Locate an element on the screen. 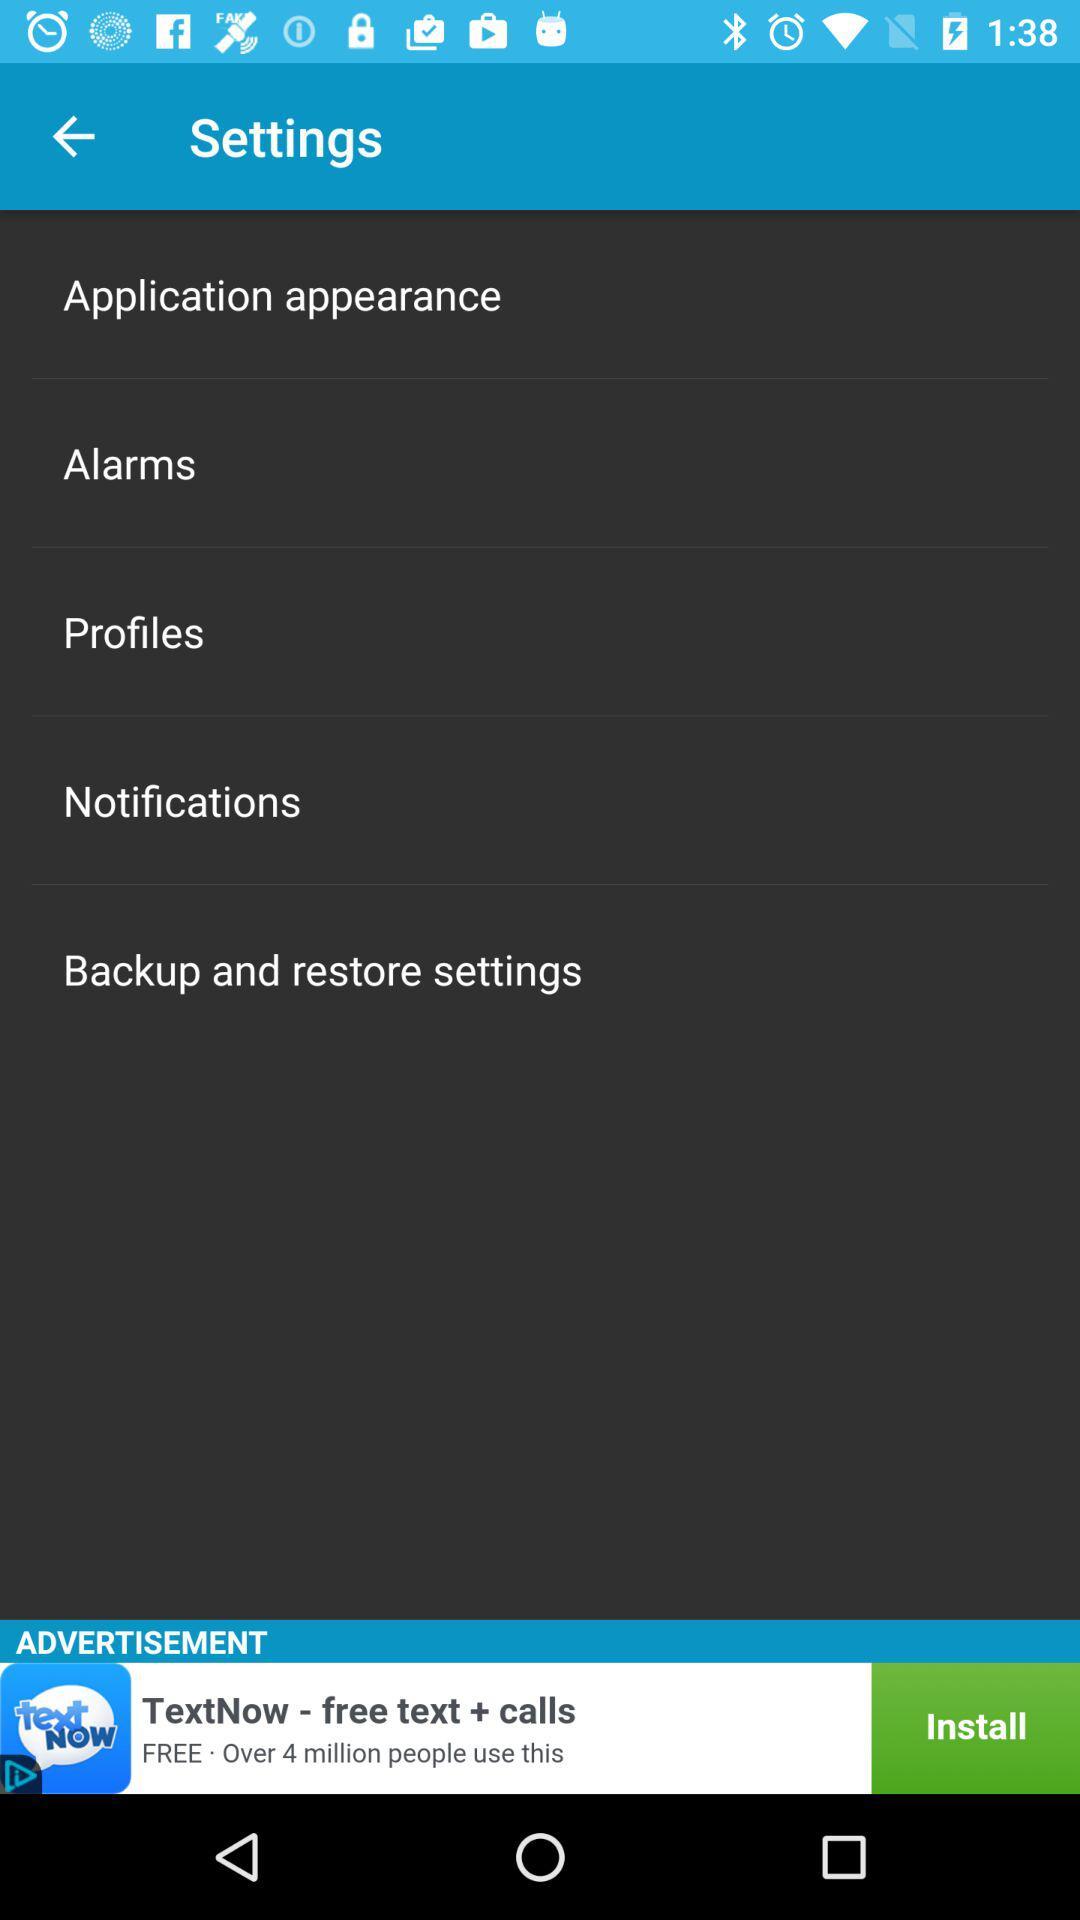 The height and width of the screenshot is (1920, 1080). icon next to the settings is located at coordinates (72, 135).